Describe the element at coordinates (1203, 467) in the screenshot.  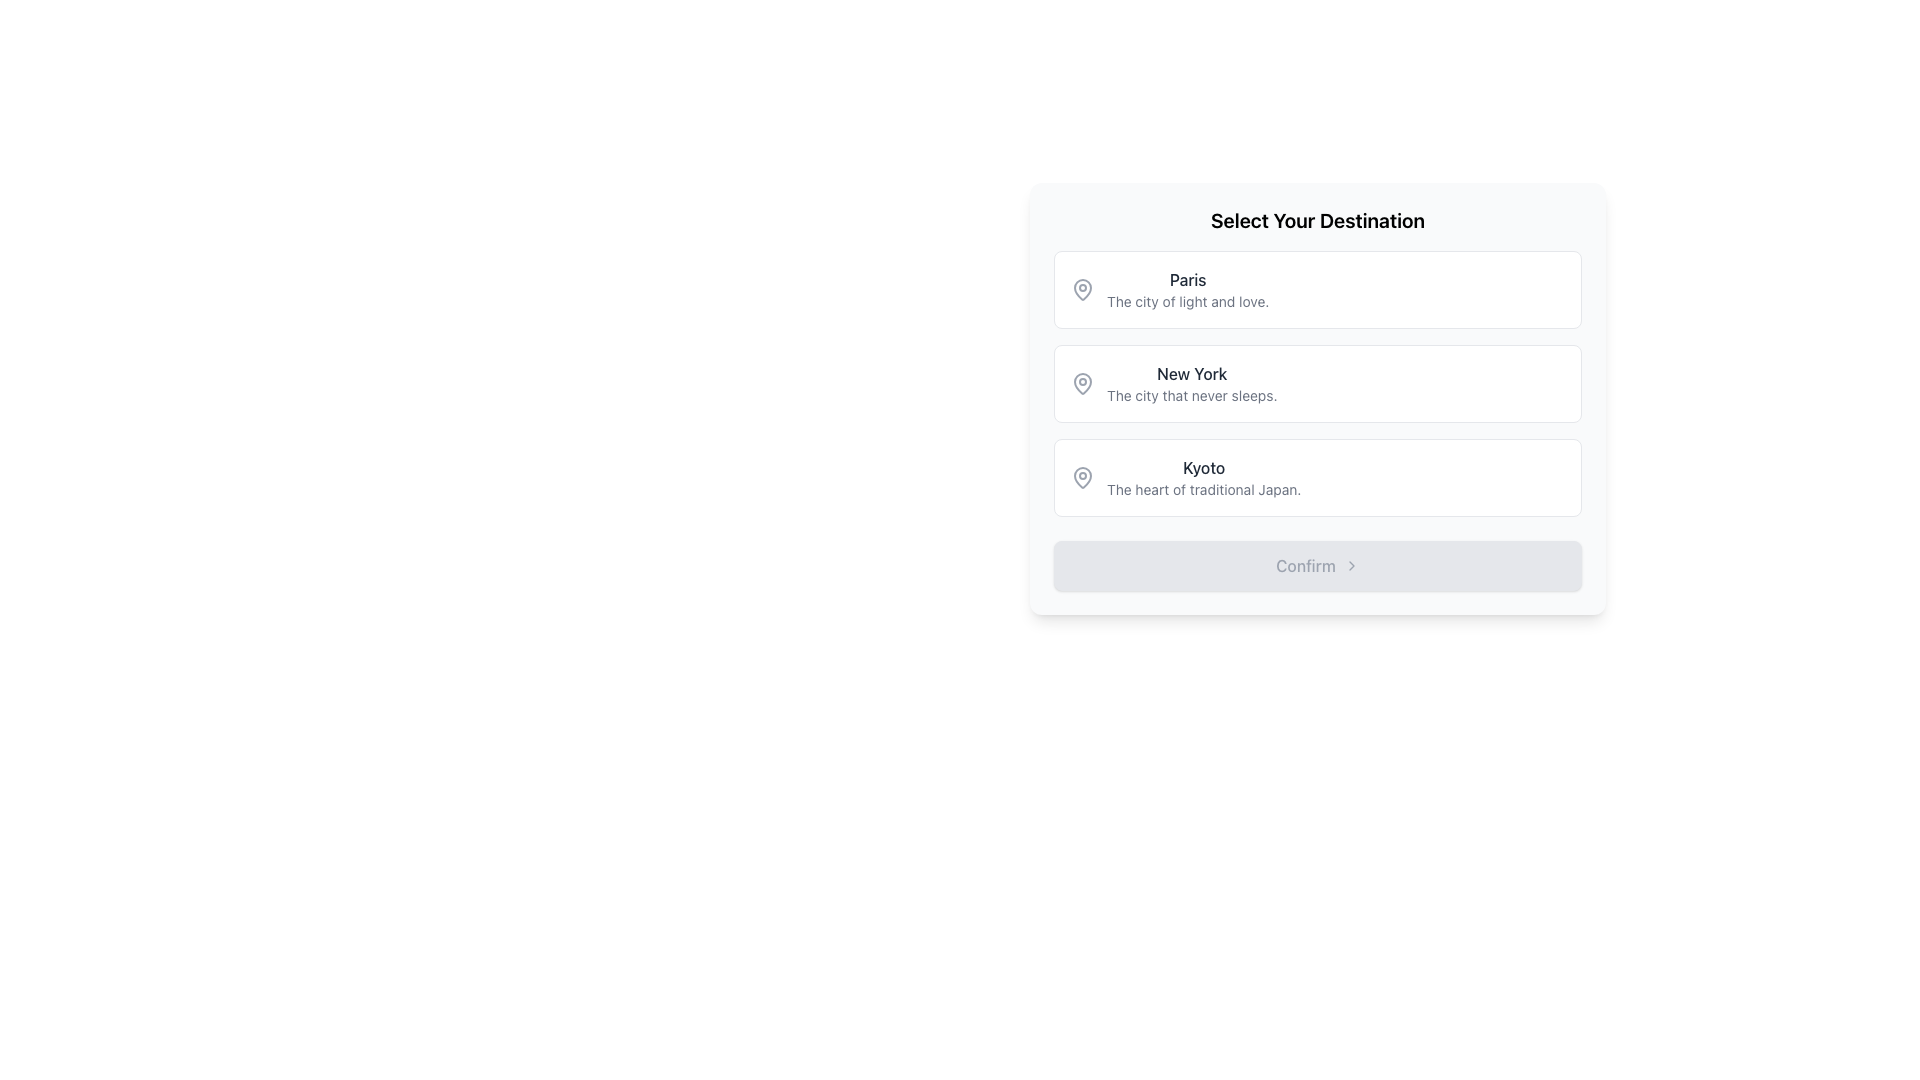
I see `the text label displaying 'Kyoto' in a medium-sized, bold, gray font located in the upper portion of the third item in a vertical list of city destinations` at that location.